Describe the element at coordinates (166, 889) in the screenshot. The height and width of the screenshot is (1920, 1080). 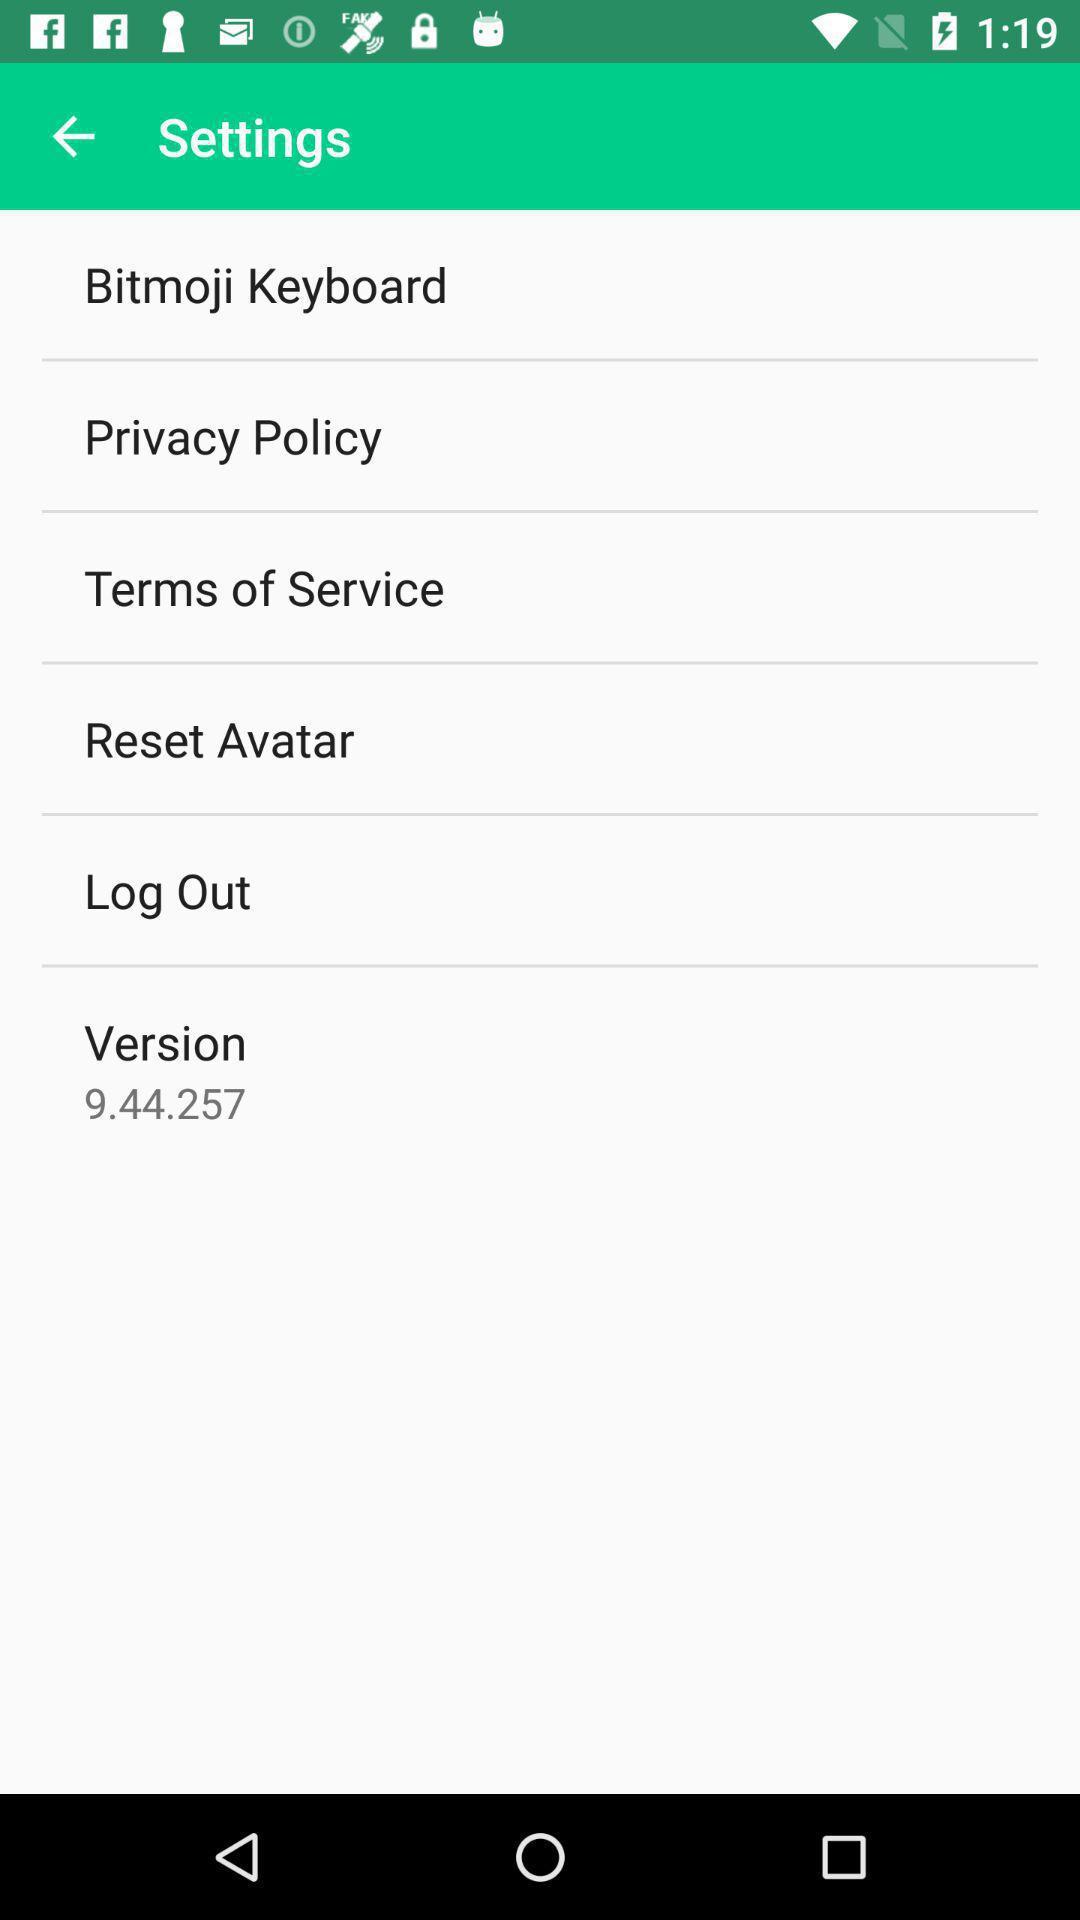
I see `log out item` at that location.